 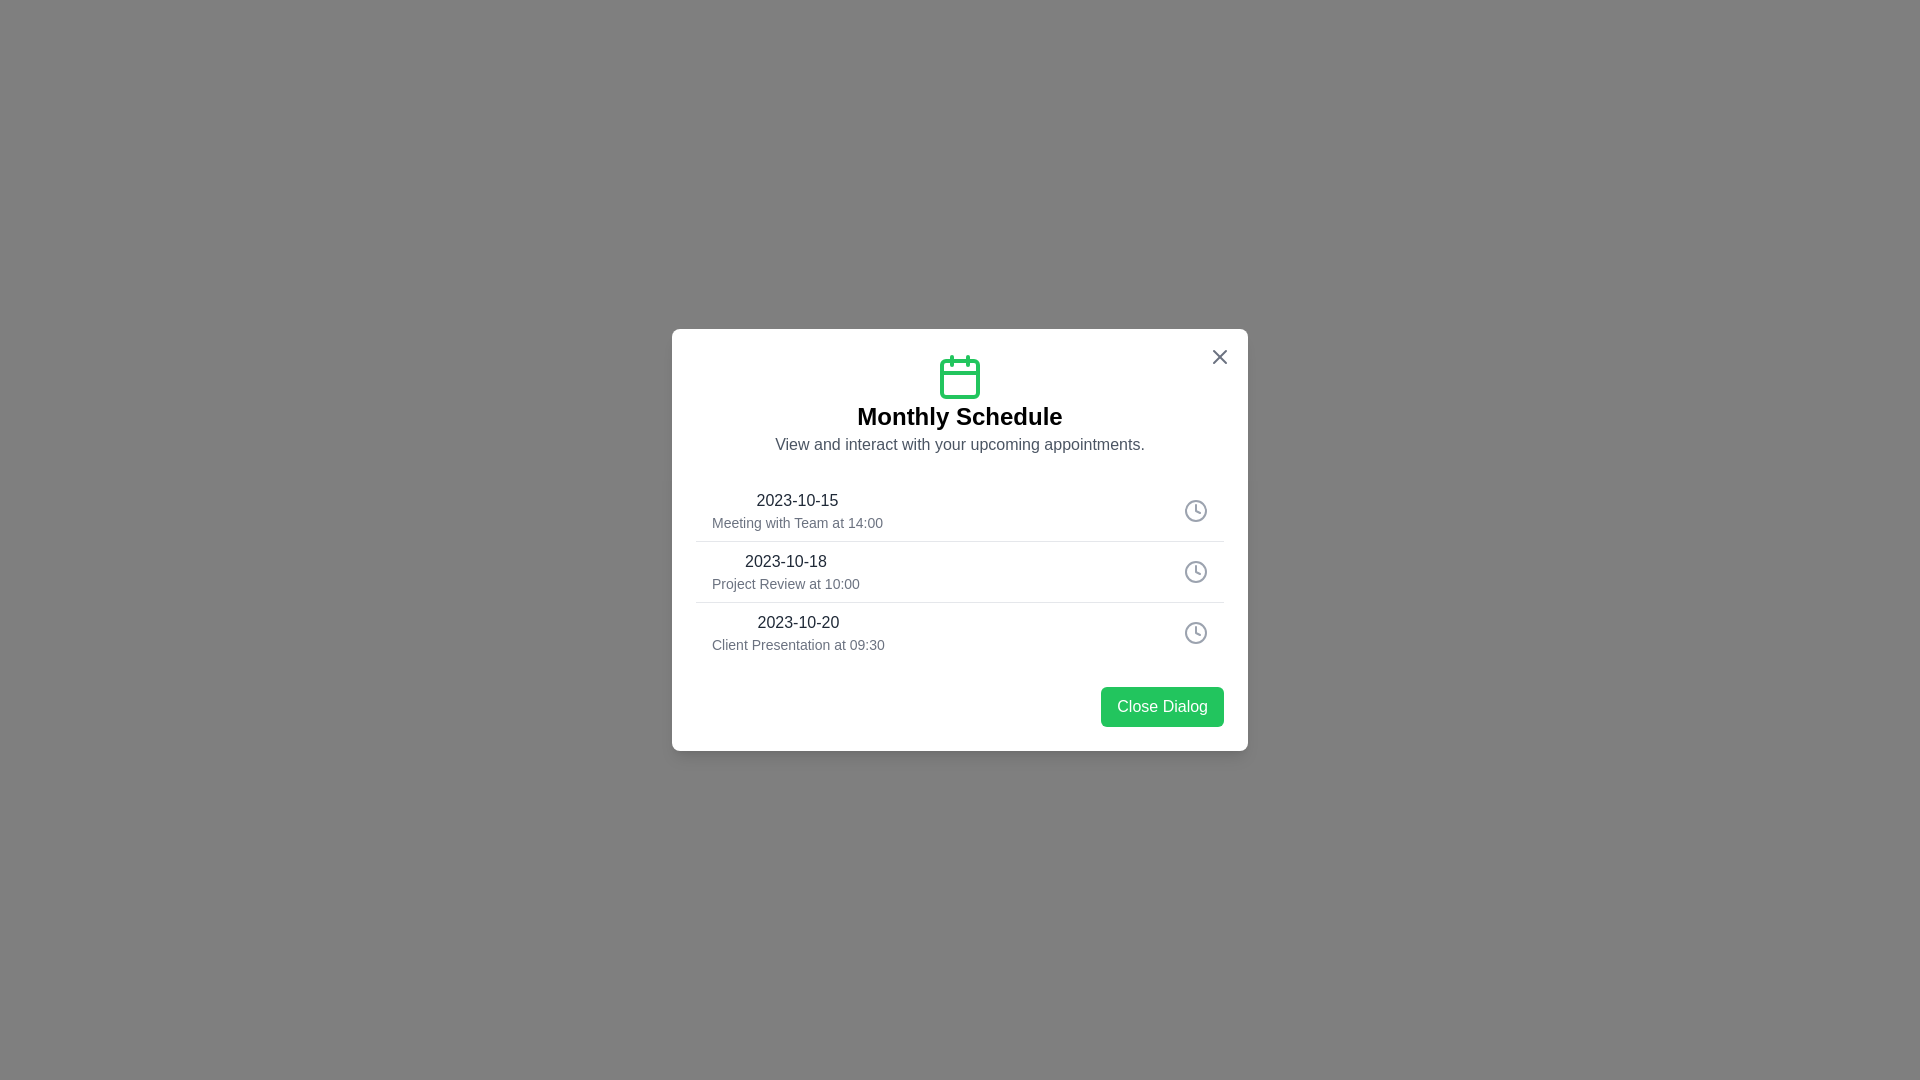 I want to click on the event 2023-10-20 Client Presentation at 09:30 from the list to view its details, so click(x=960, y=632).